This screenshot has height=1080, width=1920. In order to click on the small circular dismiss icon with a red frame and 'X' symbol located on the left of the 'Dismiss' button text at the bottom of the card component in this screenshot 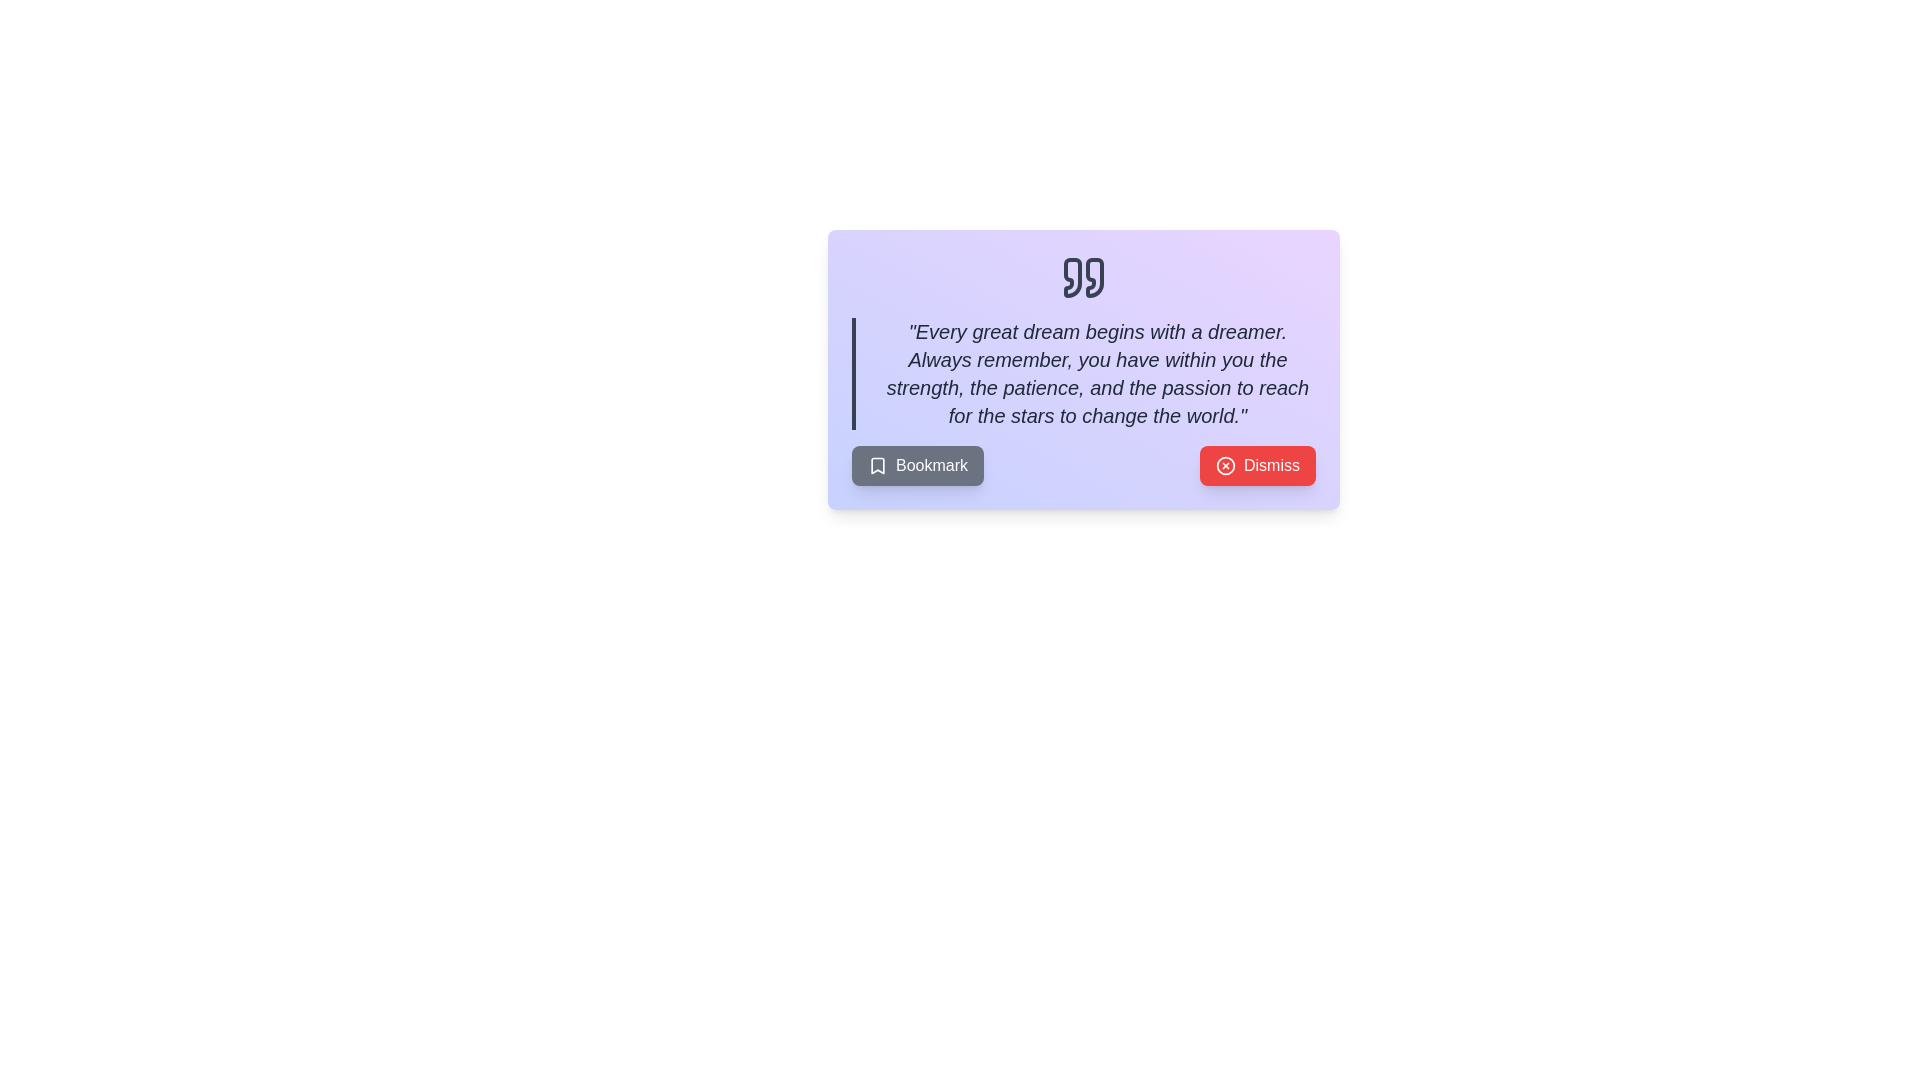, I will do `click(1224, 466)`.